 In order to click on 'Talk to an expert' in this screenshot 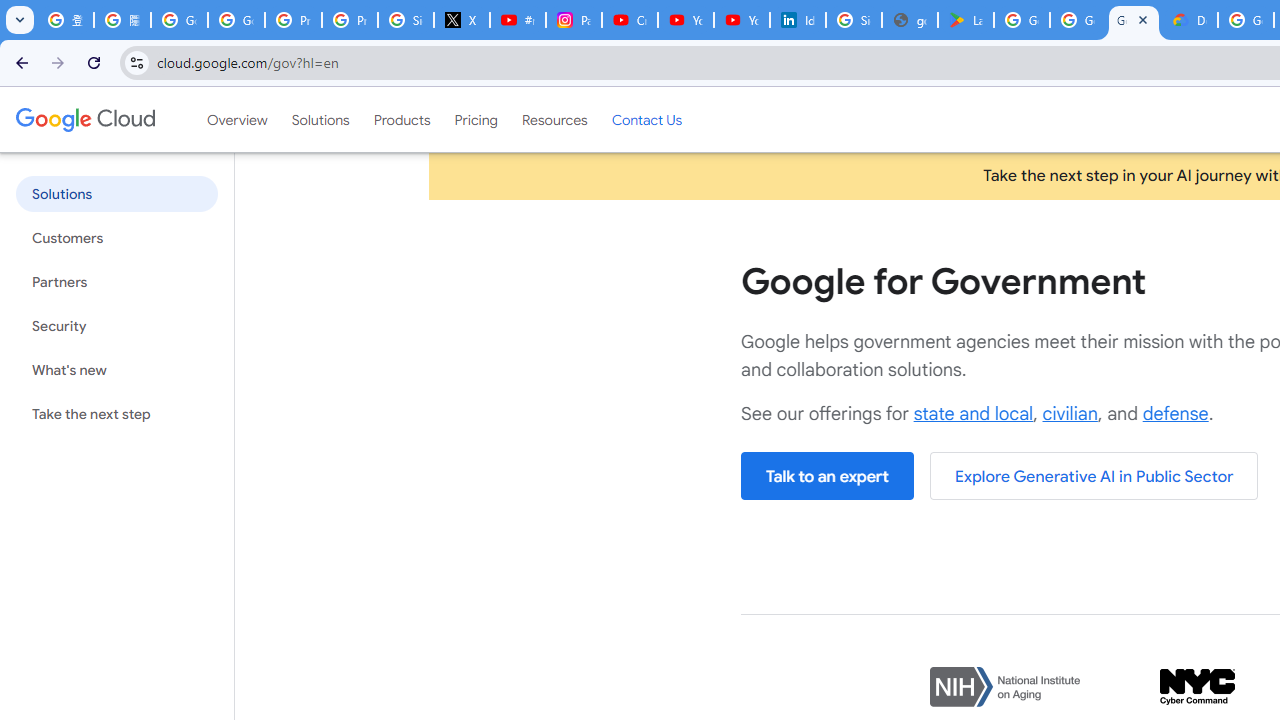, I will do `click(827, 475)`.